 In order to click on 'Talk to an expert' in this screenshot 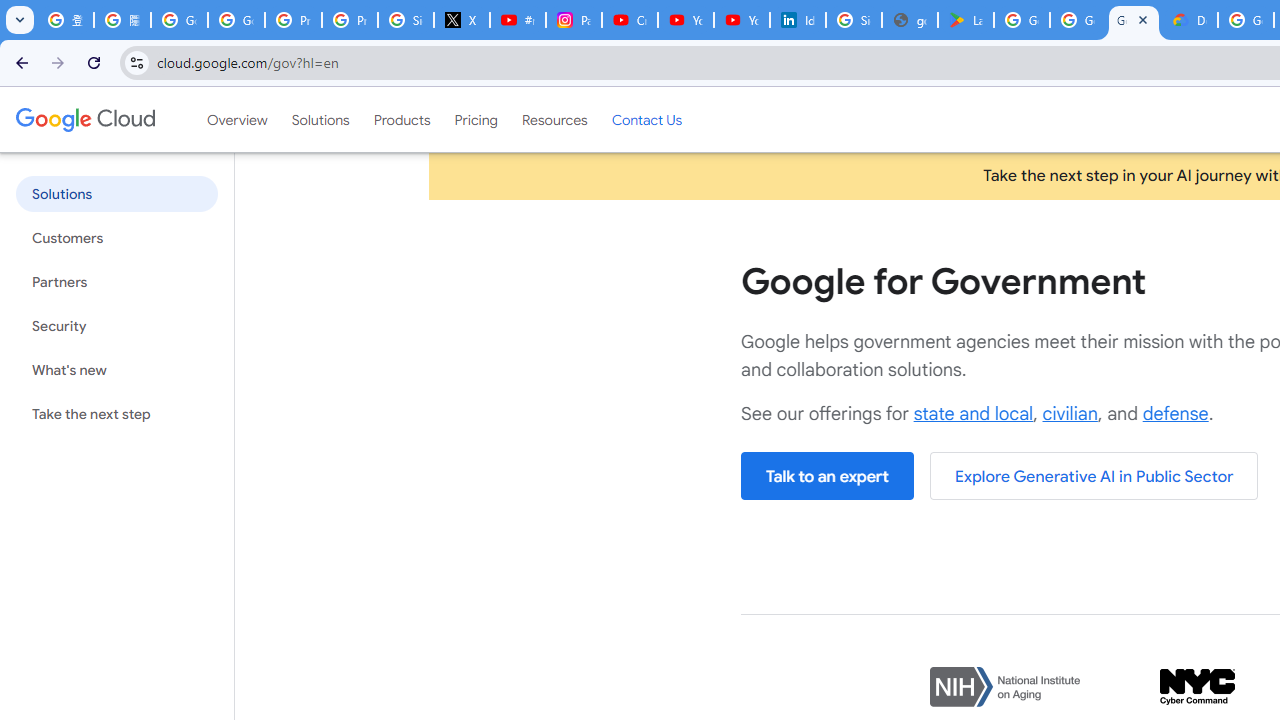, I will do `click(827, 475)`.